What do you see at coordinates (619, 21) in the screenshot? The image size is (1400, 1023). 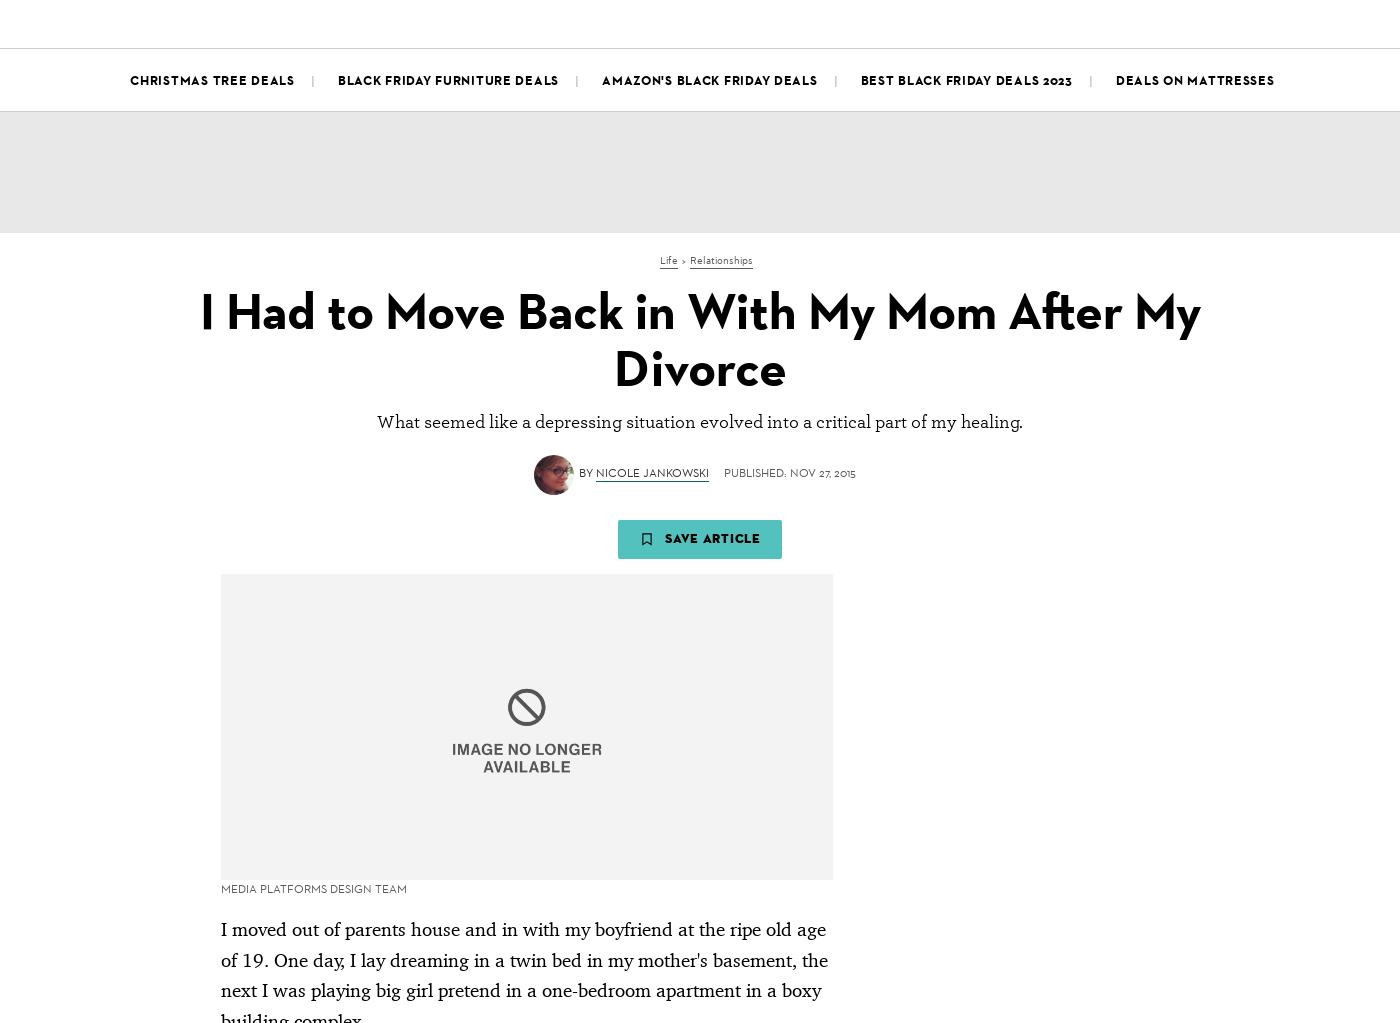 I see `'Food'` at bounding box center [619, 21].